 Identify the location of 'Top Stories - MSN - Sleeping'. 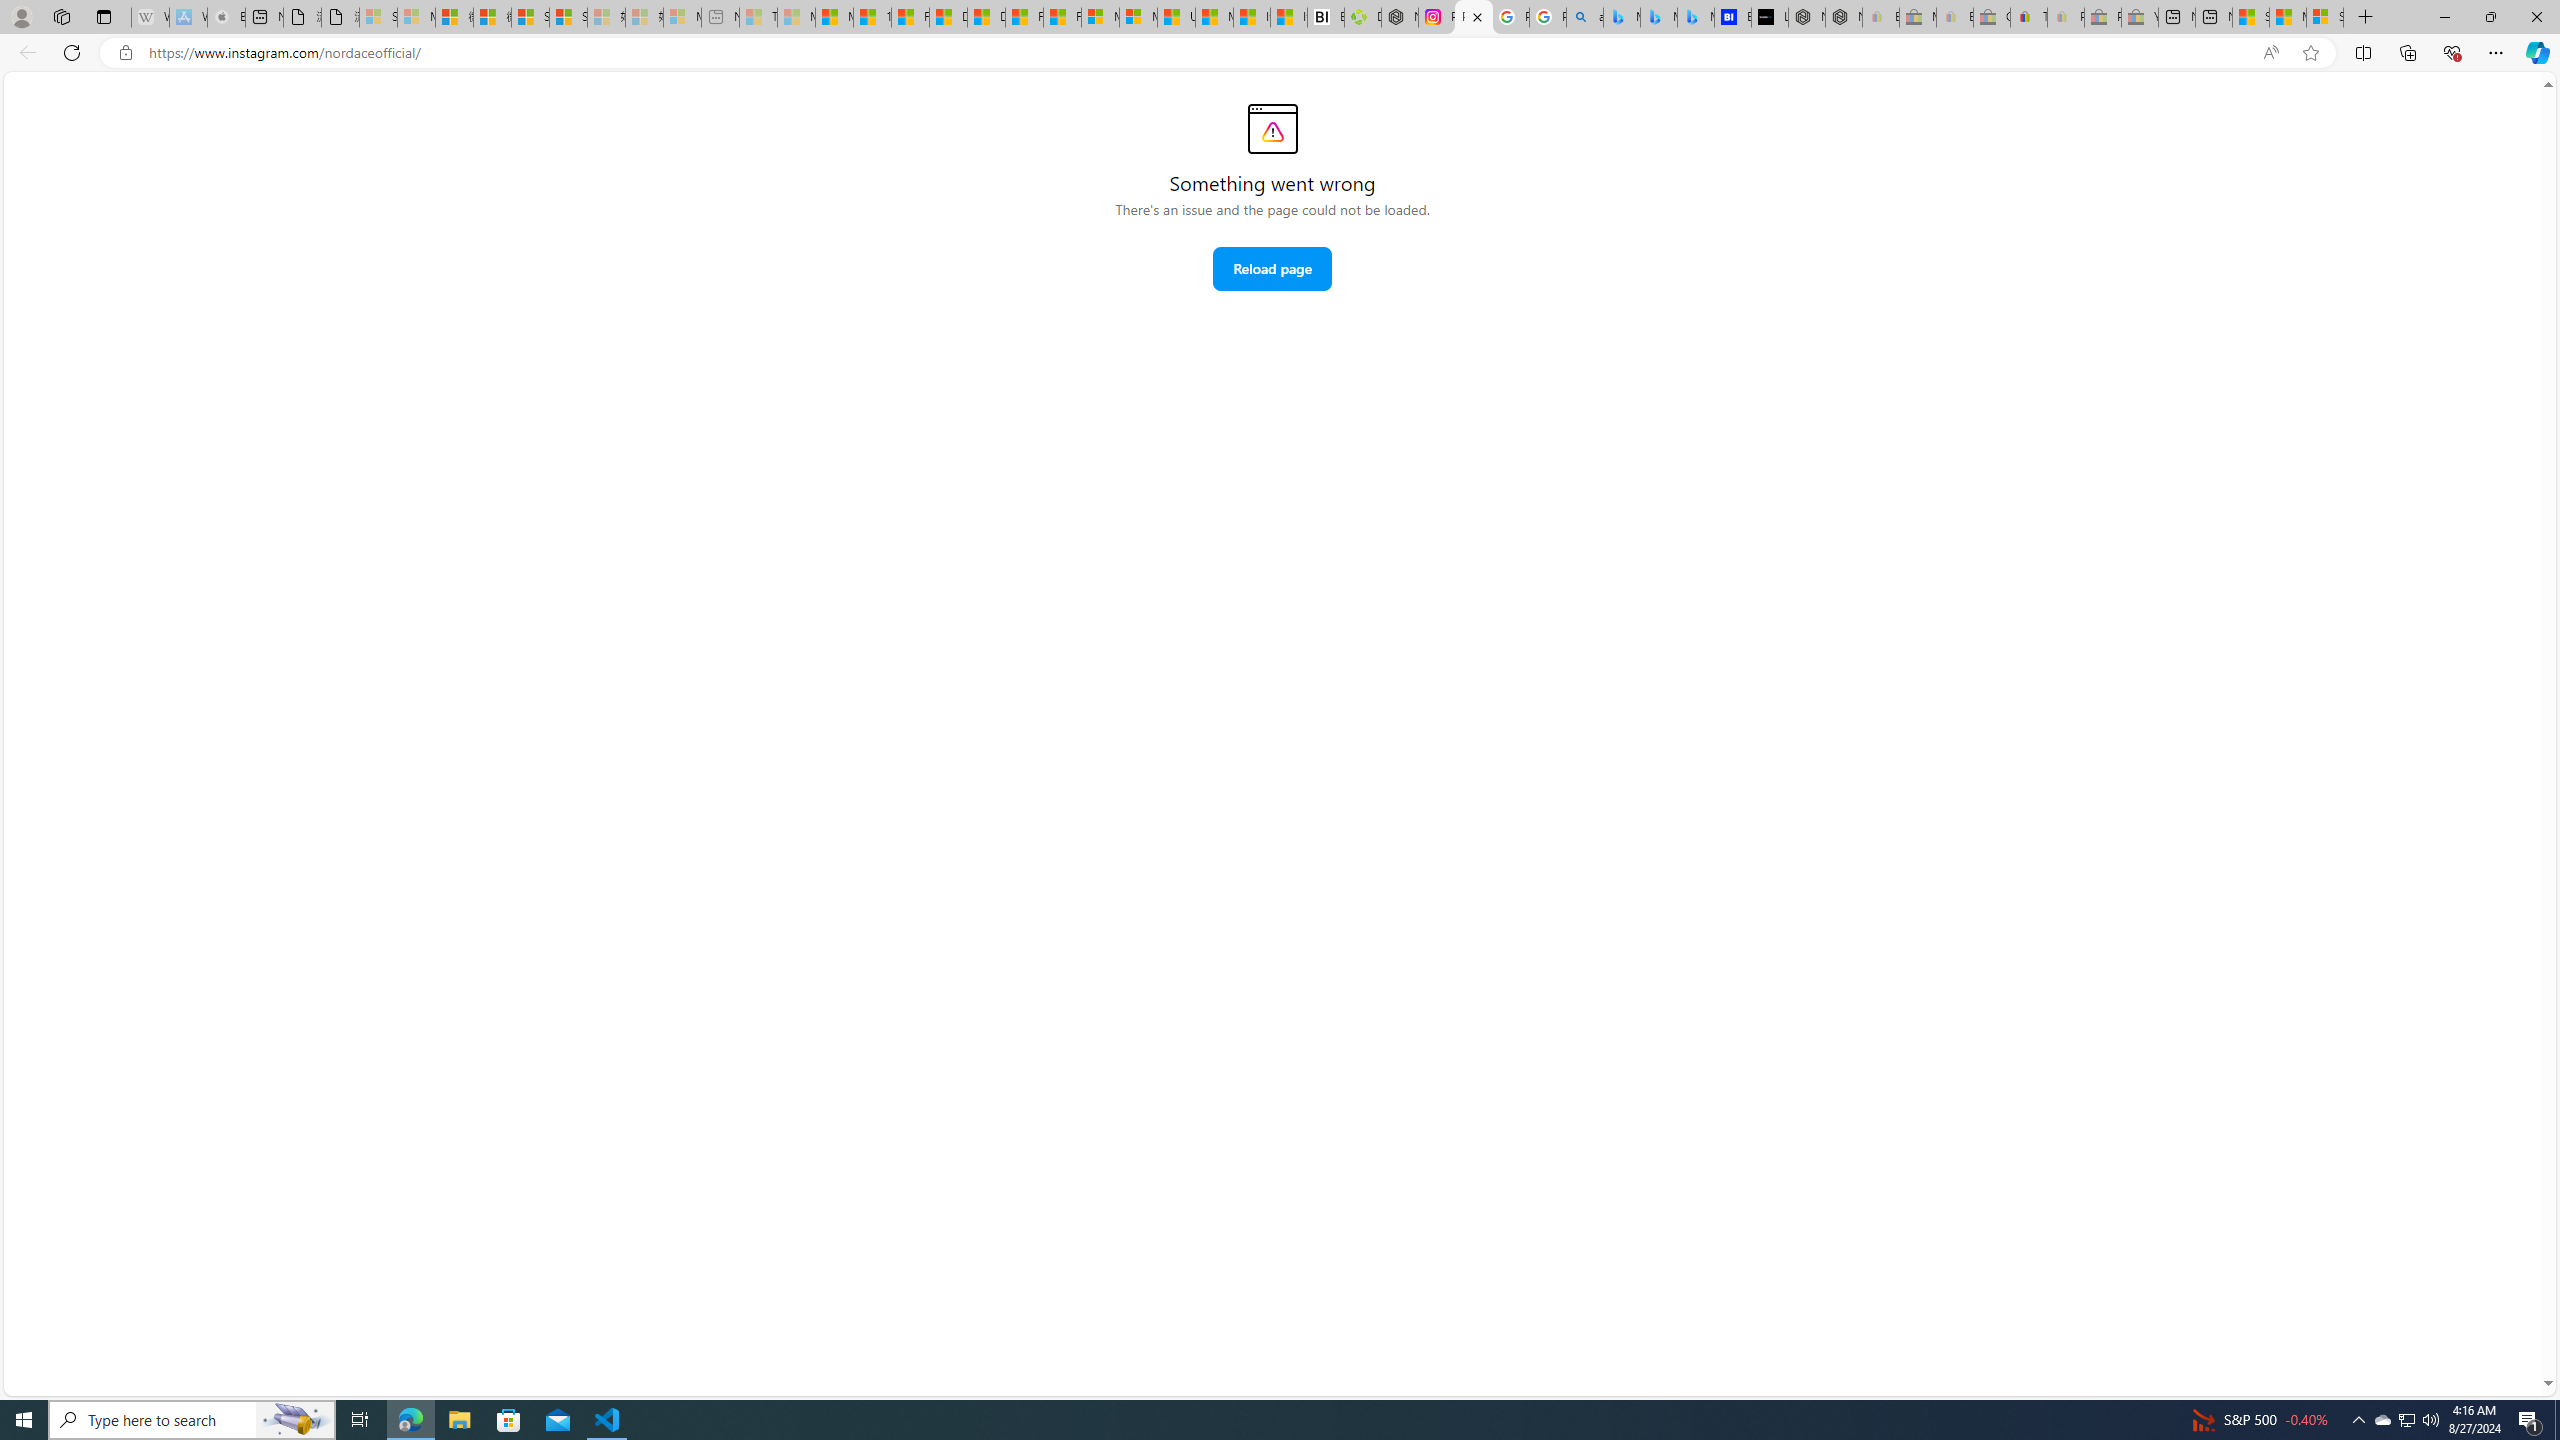
(758, 16).